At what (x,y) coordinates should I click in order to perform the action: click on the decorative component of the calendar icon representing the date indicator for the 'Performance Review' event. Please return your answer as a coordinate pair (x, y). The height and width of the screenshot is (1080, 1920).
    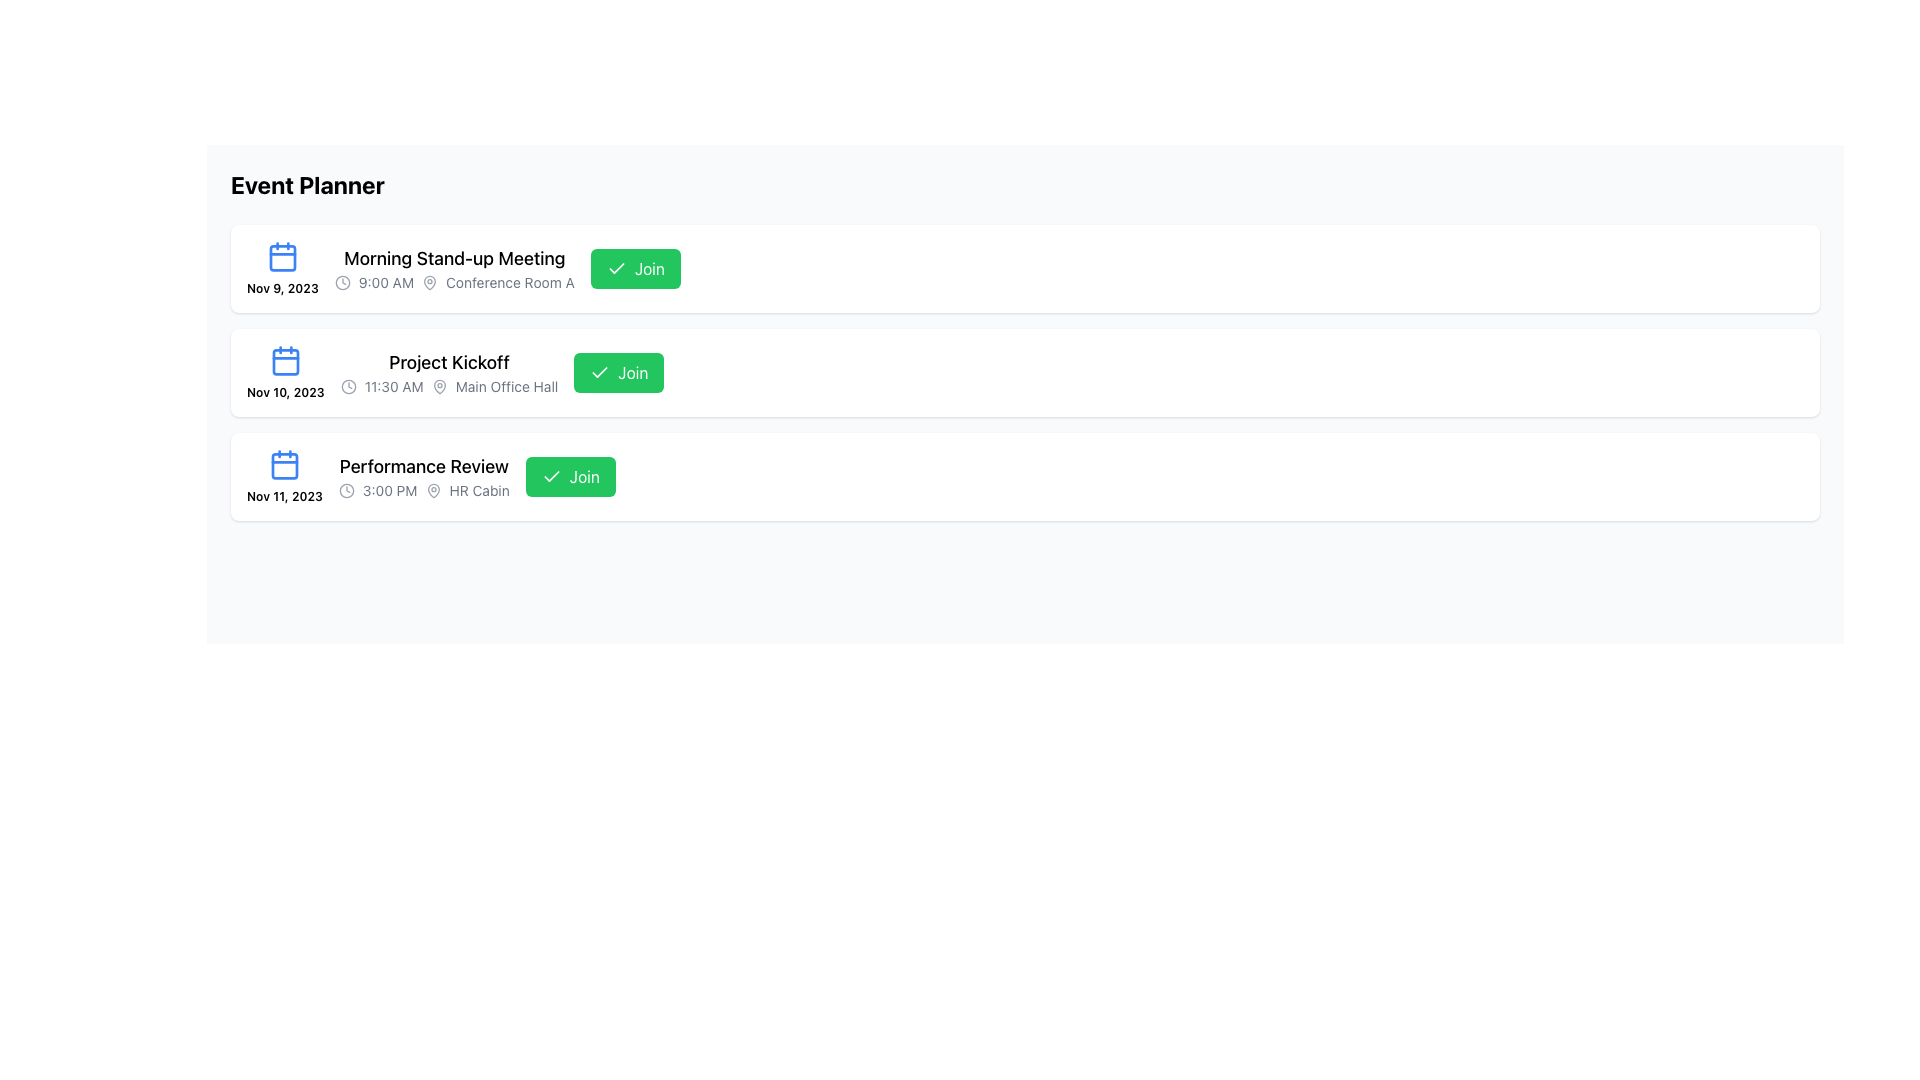
    Looking at the image, I should click on (283, 466).